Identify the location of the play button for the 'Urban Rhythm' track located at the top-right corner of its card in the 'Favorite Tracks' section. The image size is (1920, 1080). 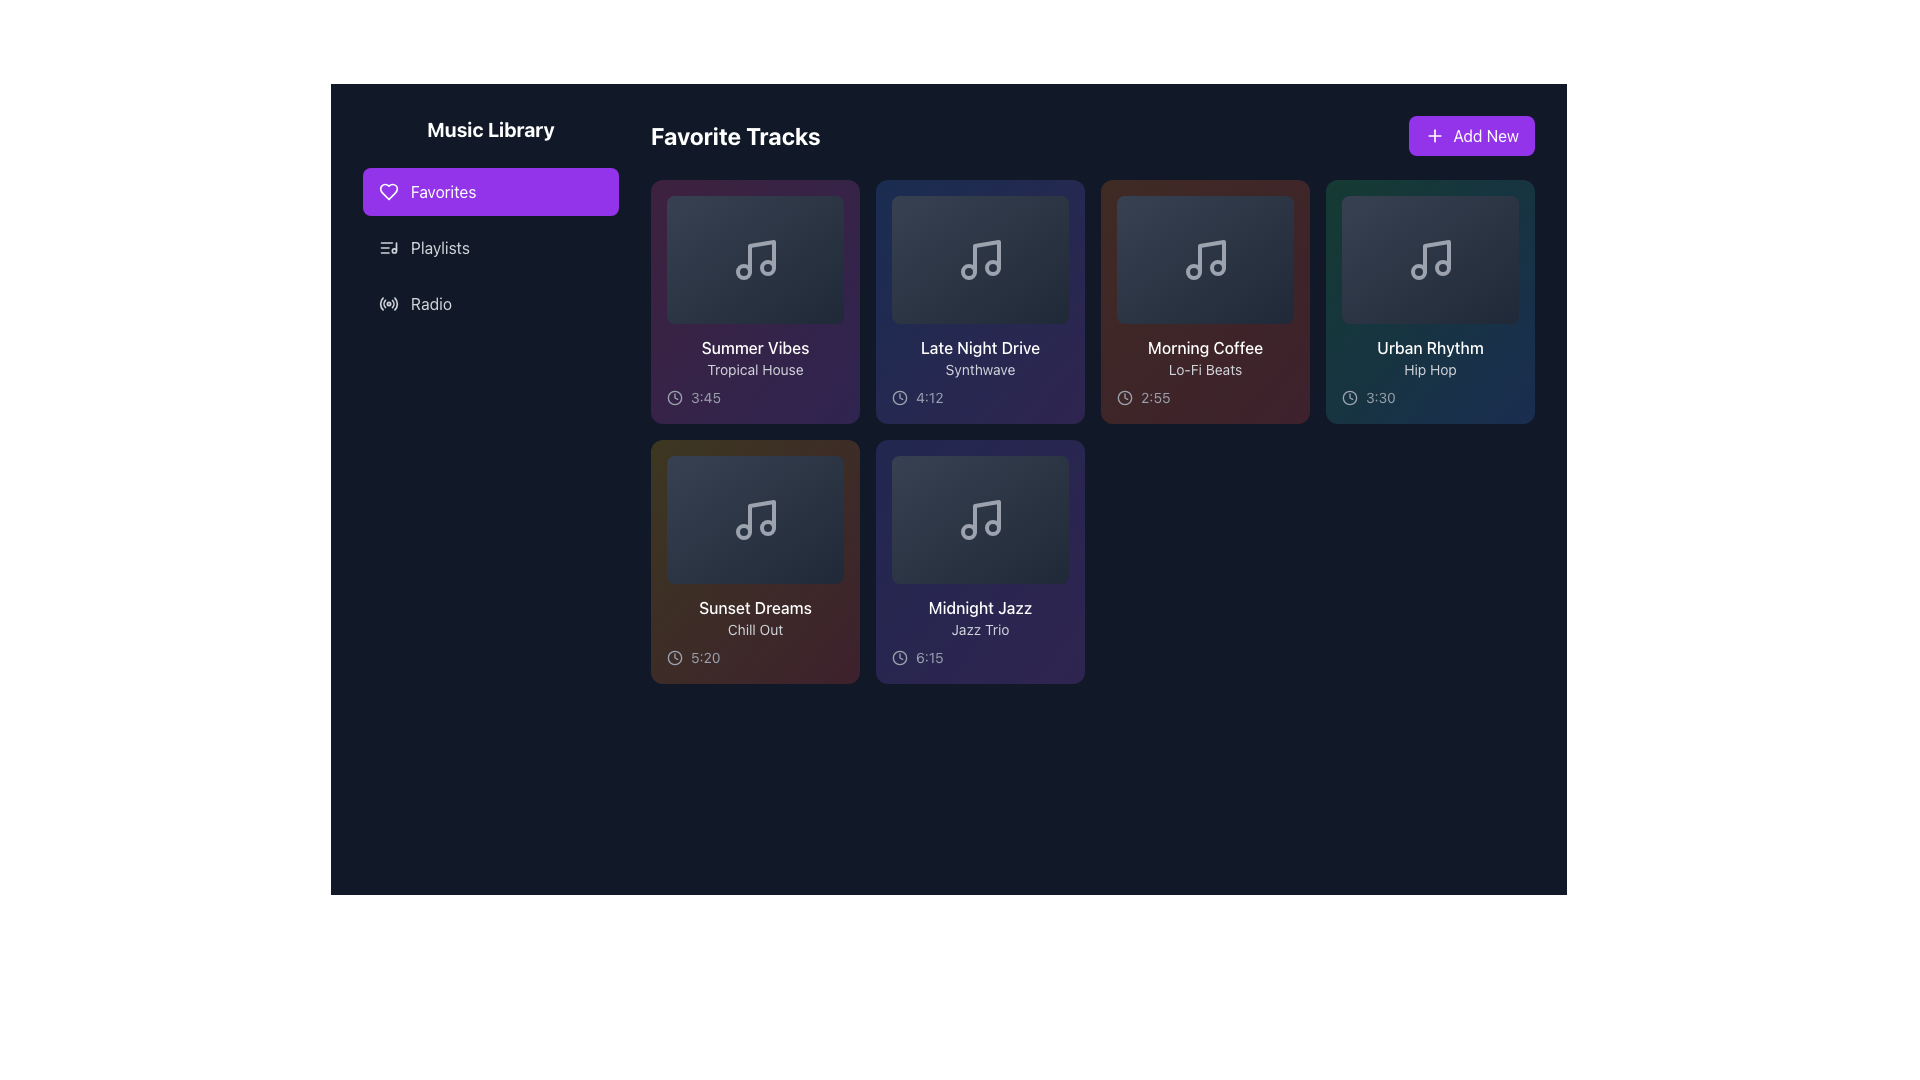
(1507, 208).